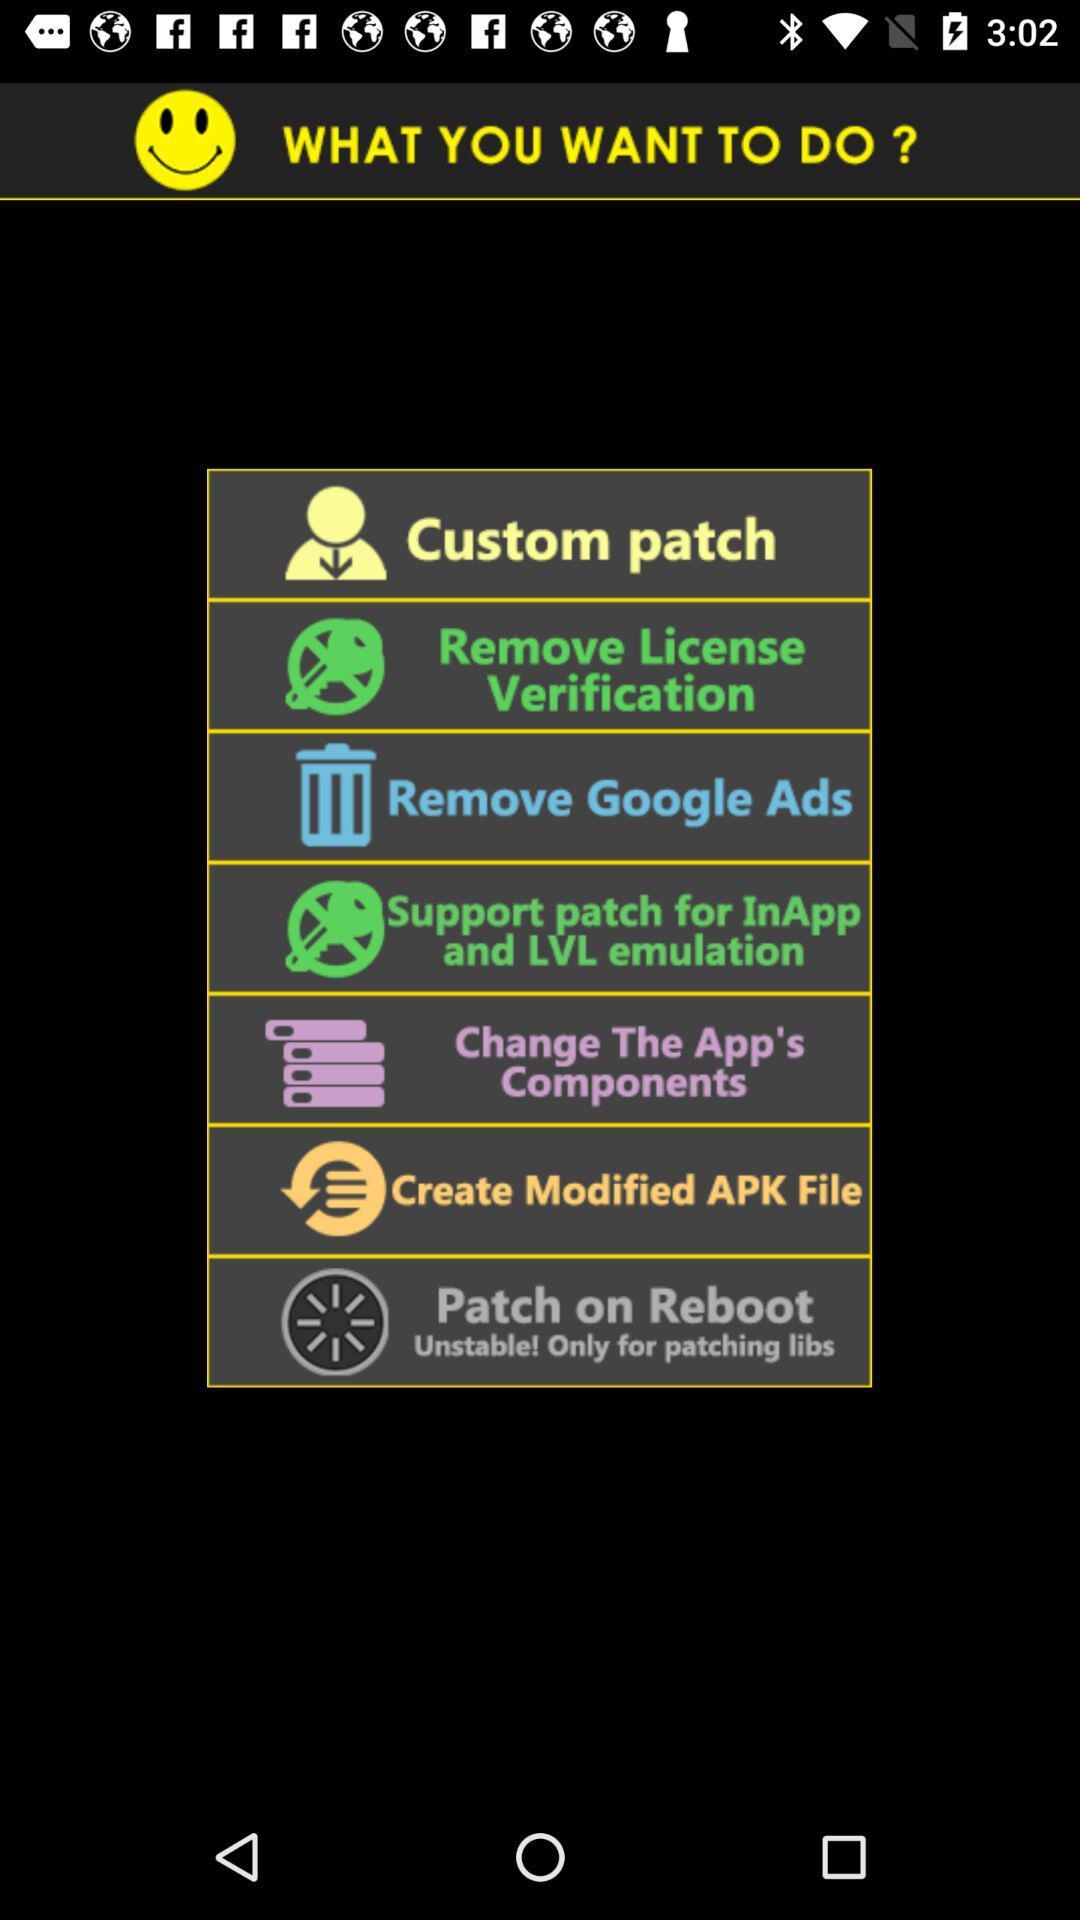 The image size is (1080, 1920). I want to click on support patch, so click(538, 927).